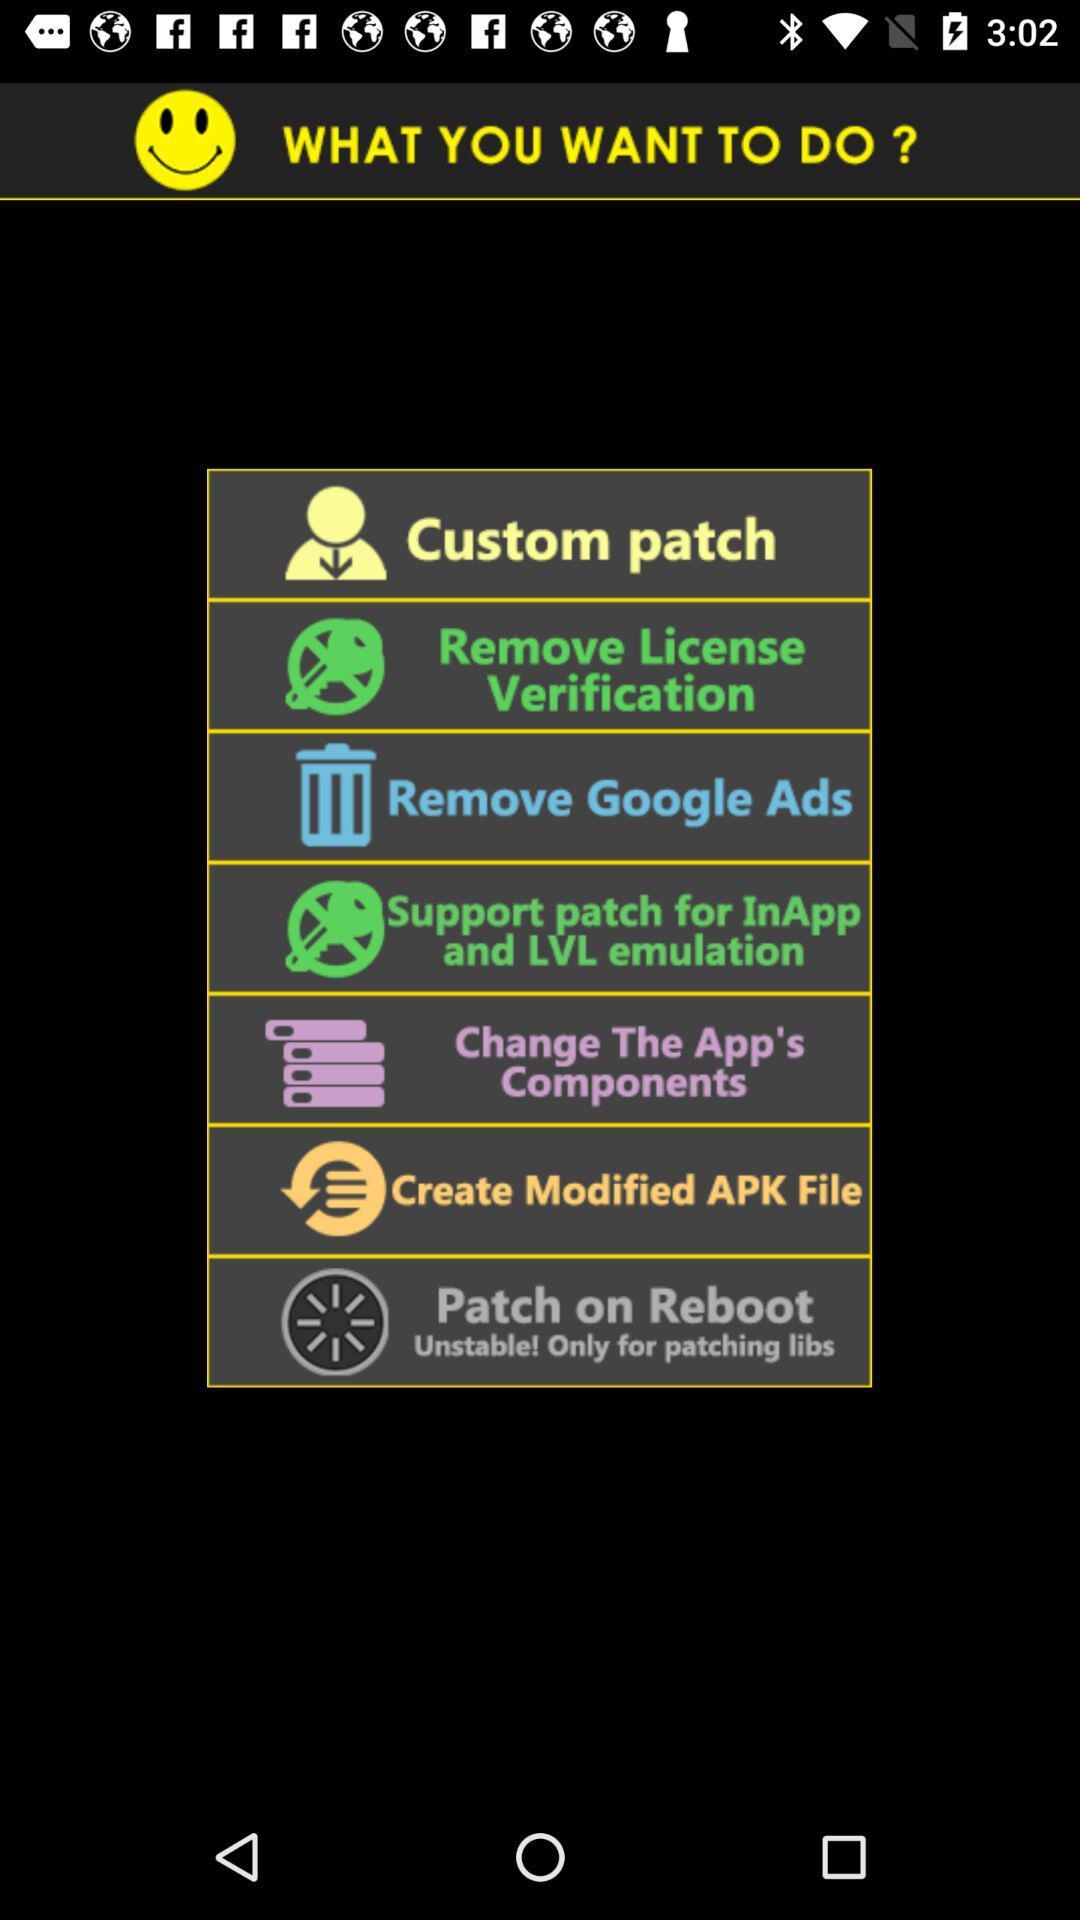 The image size is (1080, 1920). I want to click on support patch, so click(538, 927).